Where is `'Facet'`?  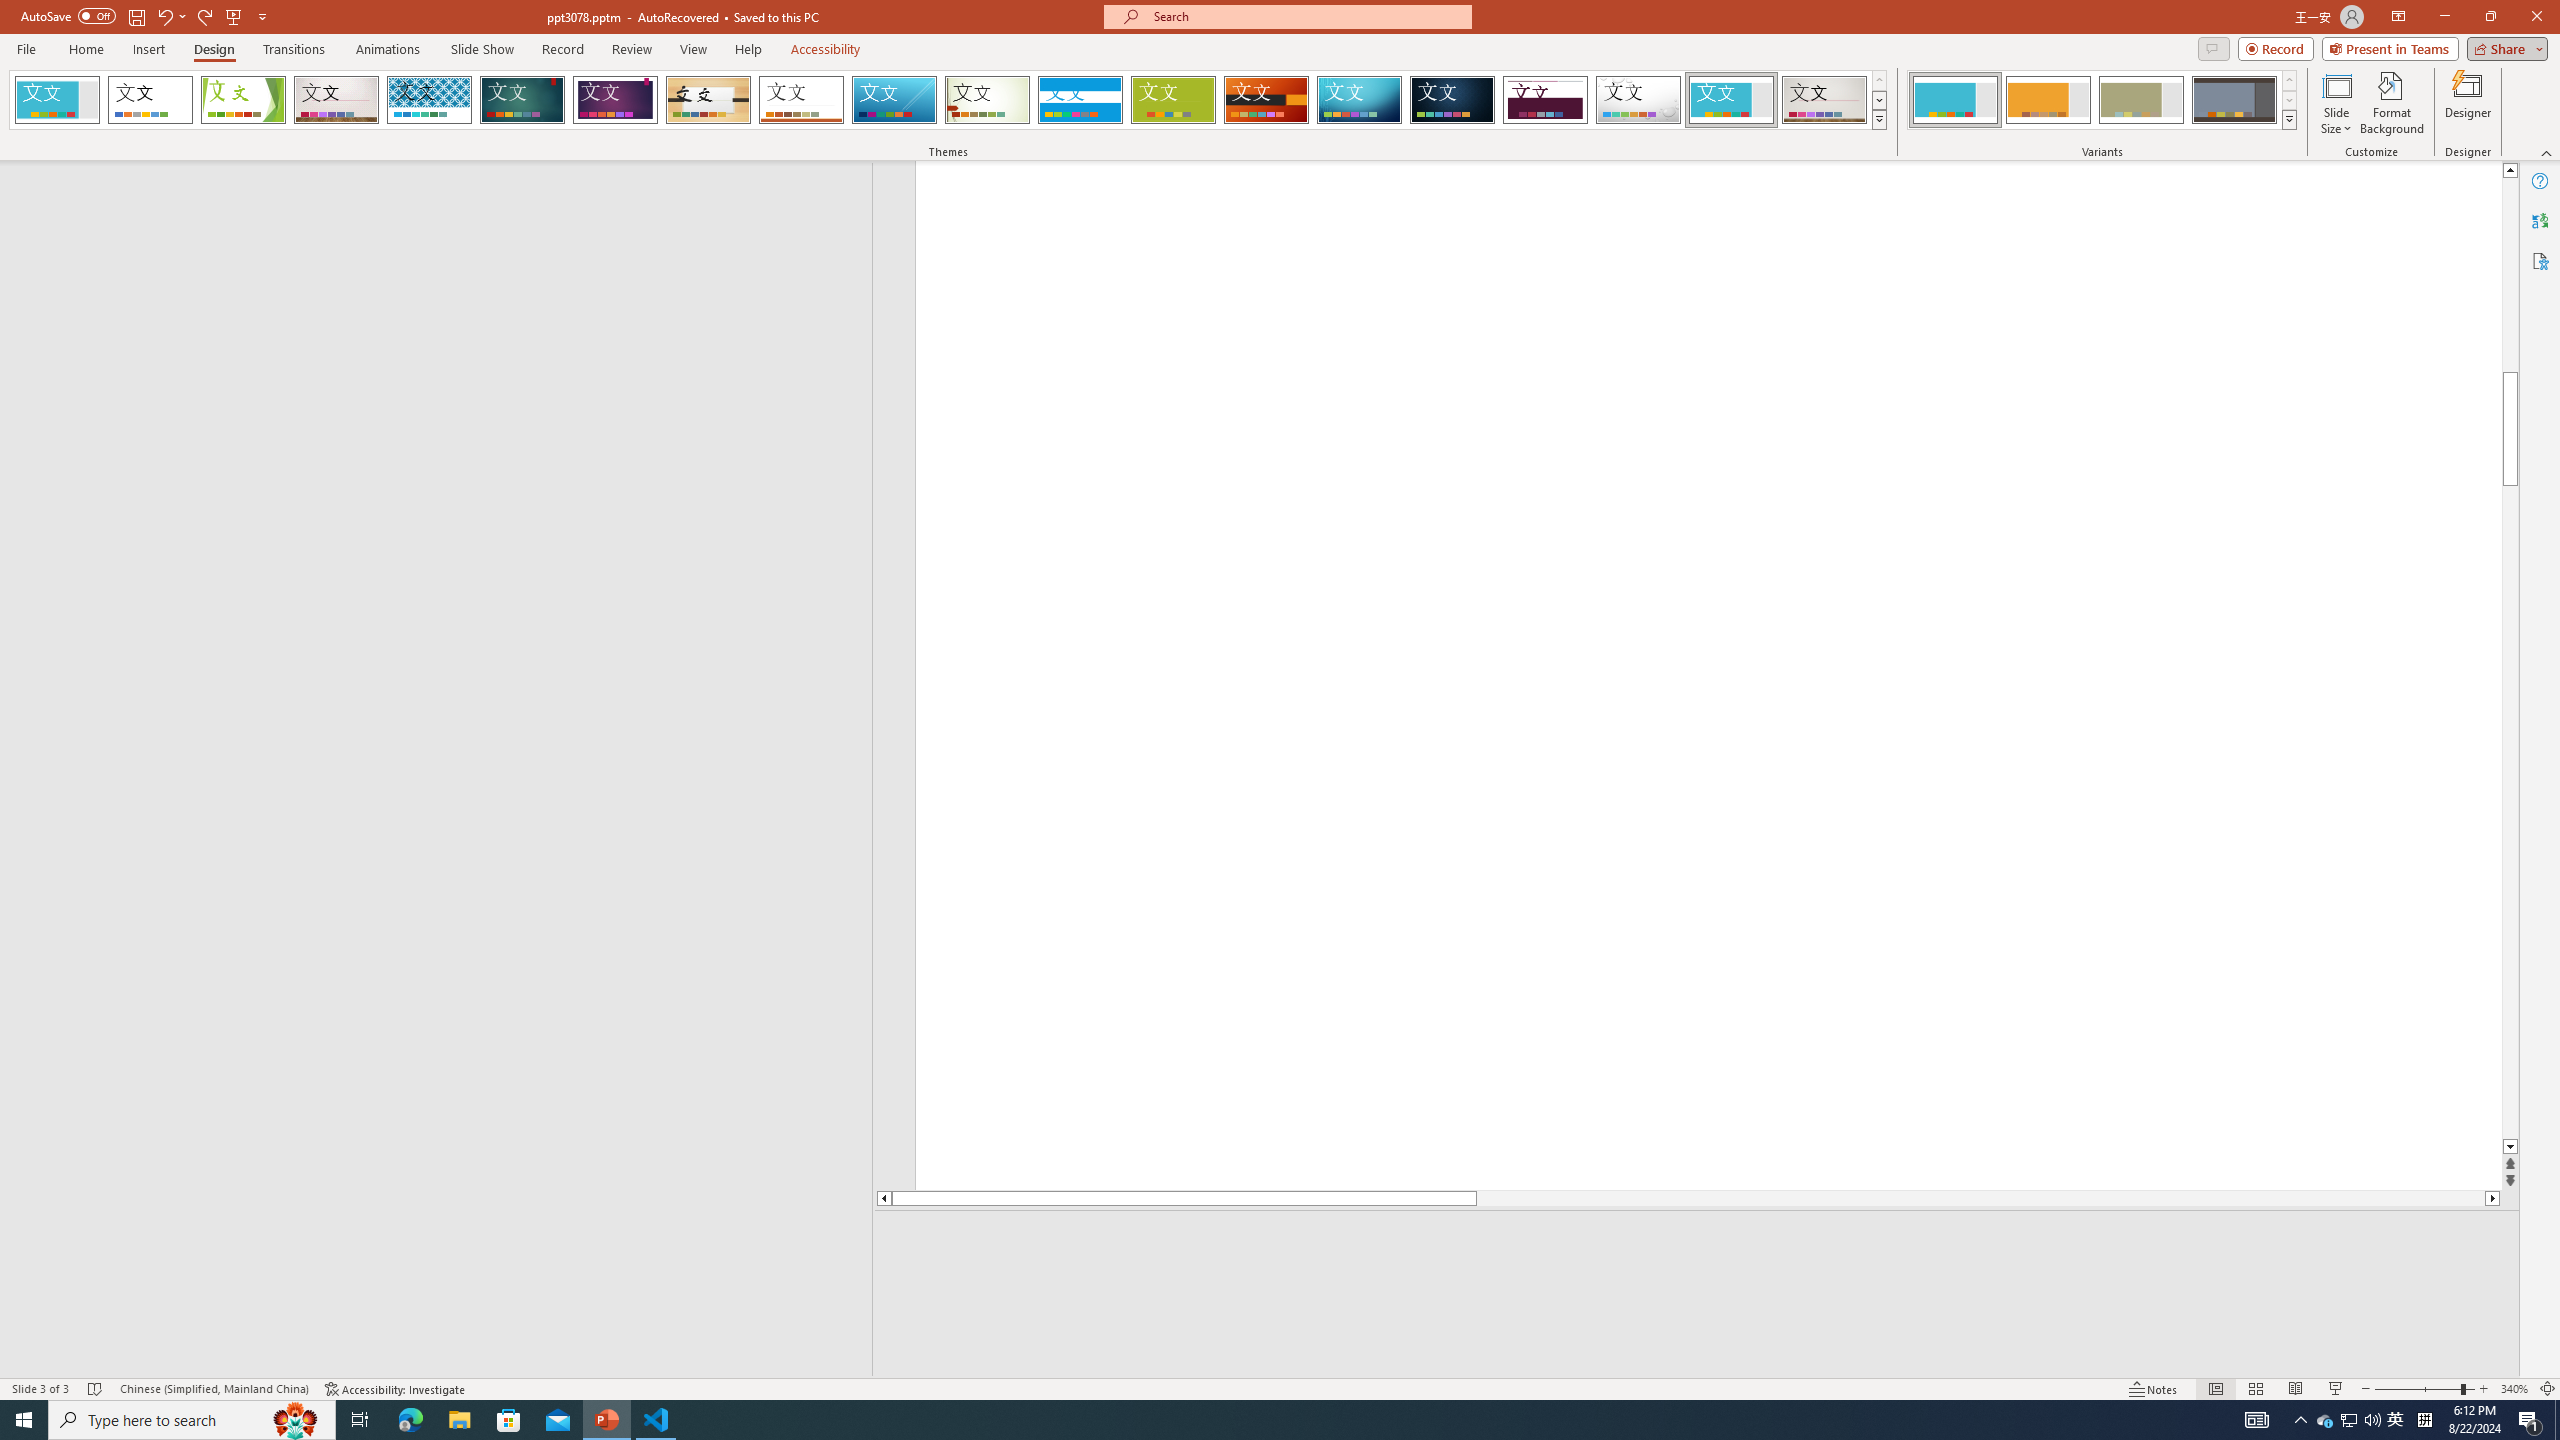 'Facet' is located at coordinates (242, 99).